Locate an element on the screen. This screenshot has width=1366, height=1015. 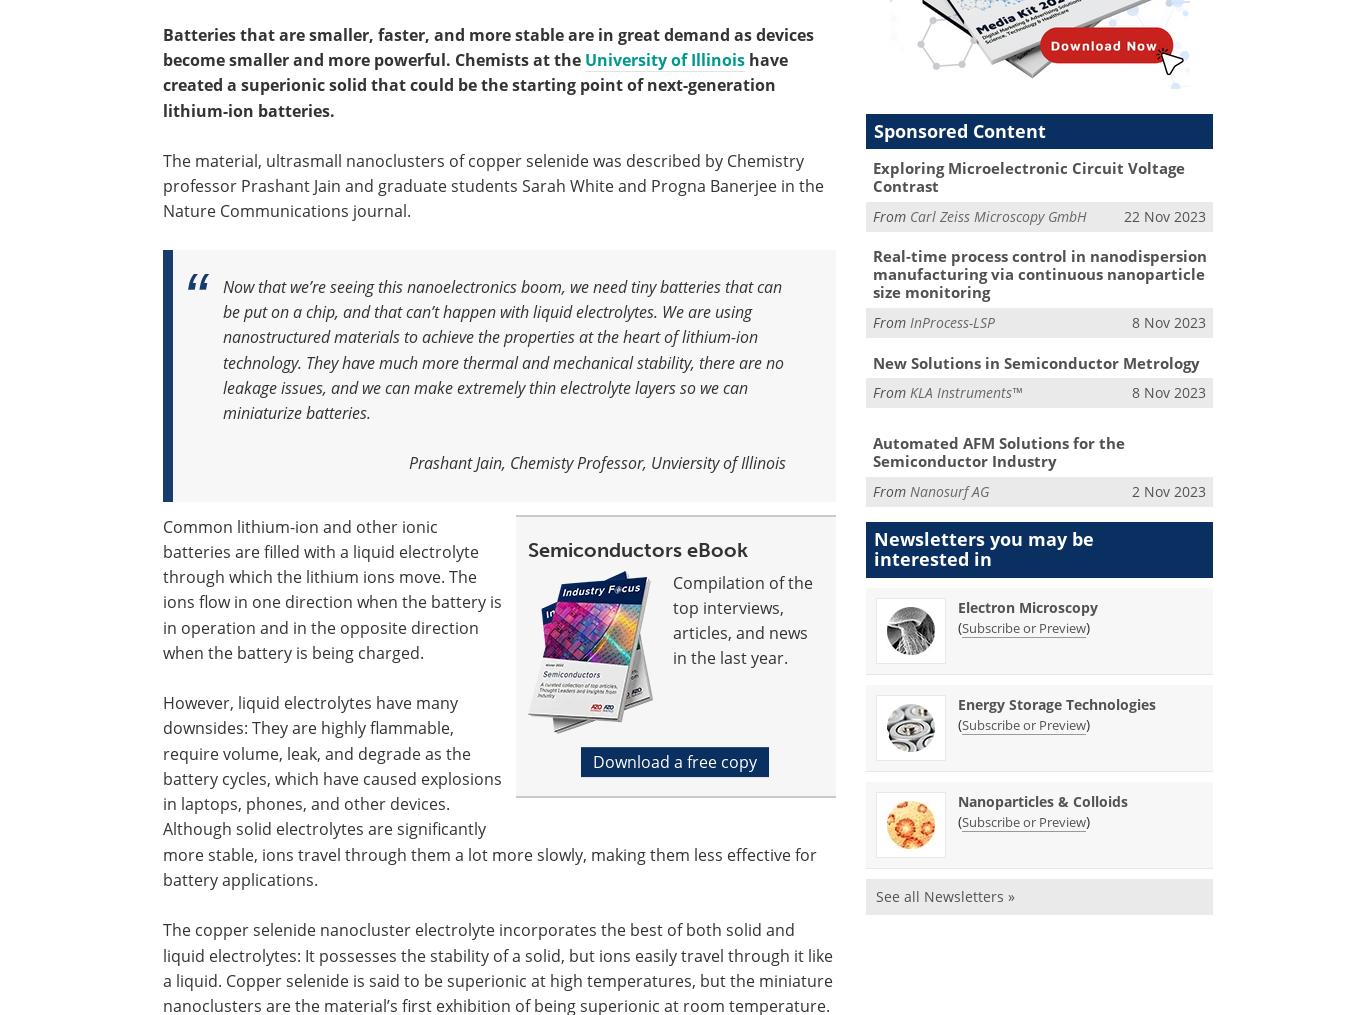
'Real-time process control in nanodispersion manufacturing via continuous nanoparticle size monitoring' is located at coordinates (1037, 274).